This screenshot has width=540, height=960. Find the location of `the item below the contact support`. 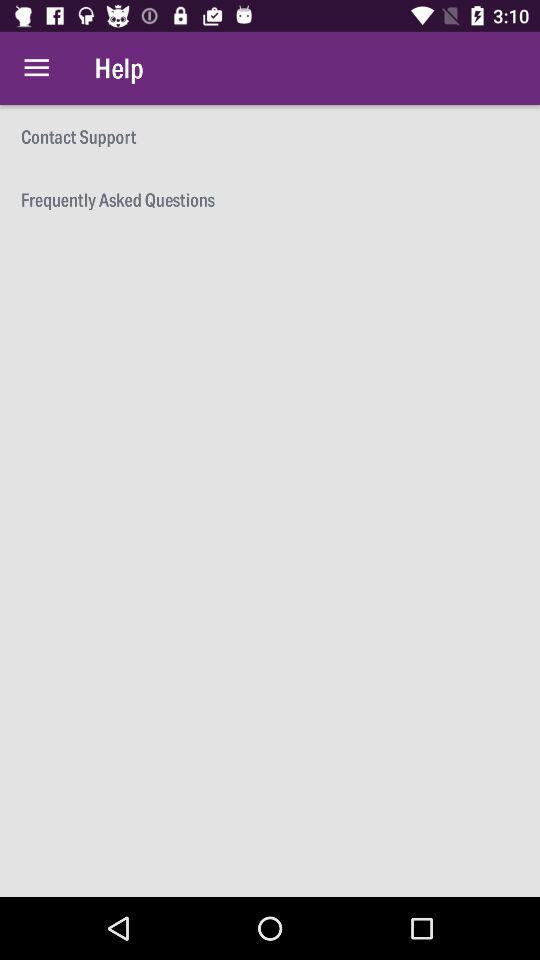

the item below the contact support is located at coordinates (270, 199).